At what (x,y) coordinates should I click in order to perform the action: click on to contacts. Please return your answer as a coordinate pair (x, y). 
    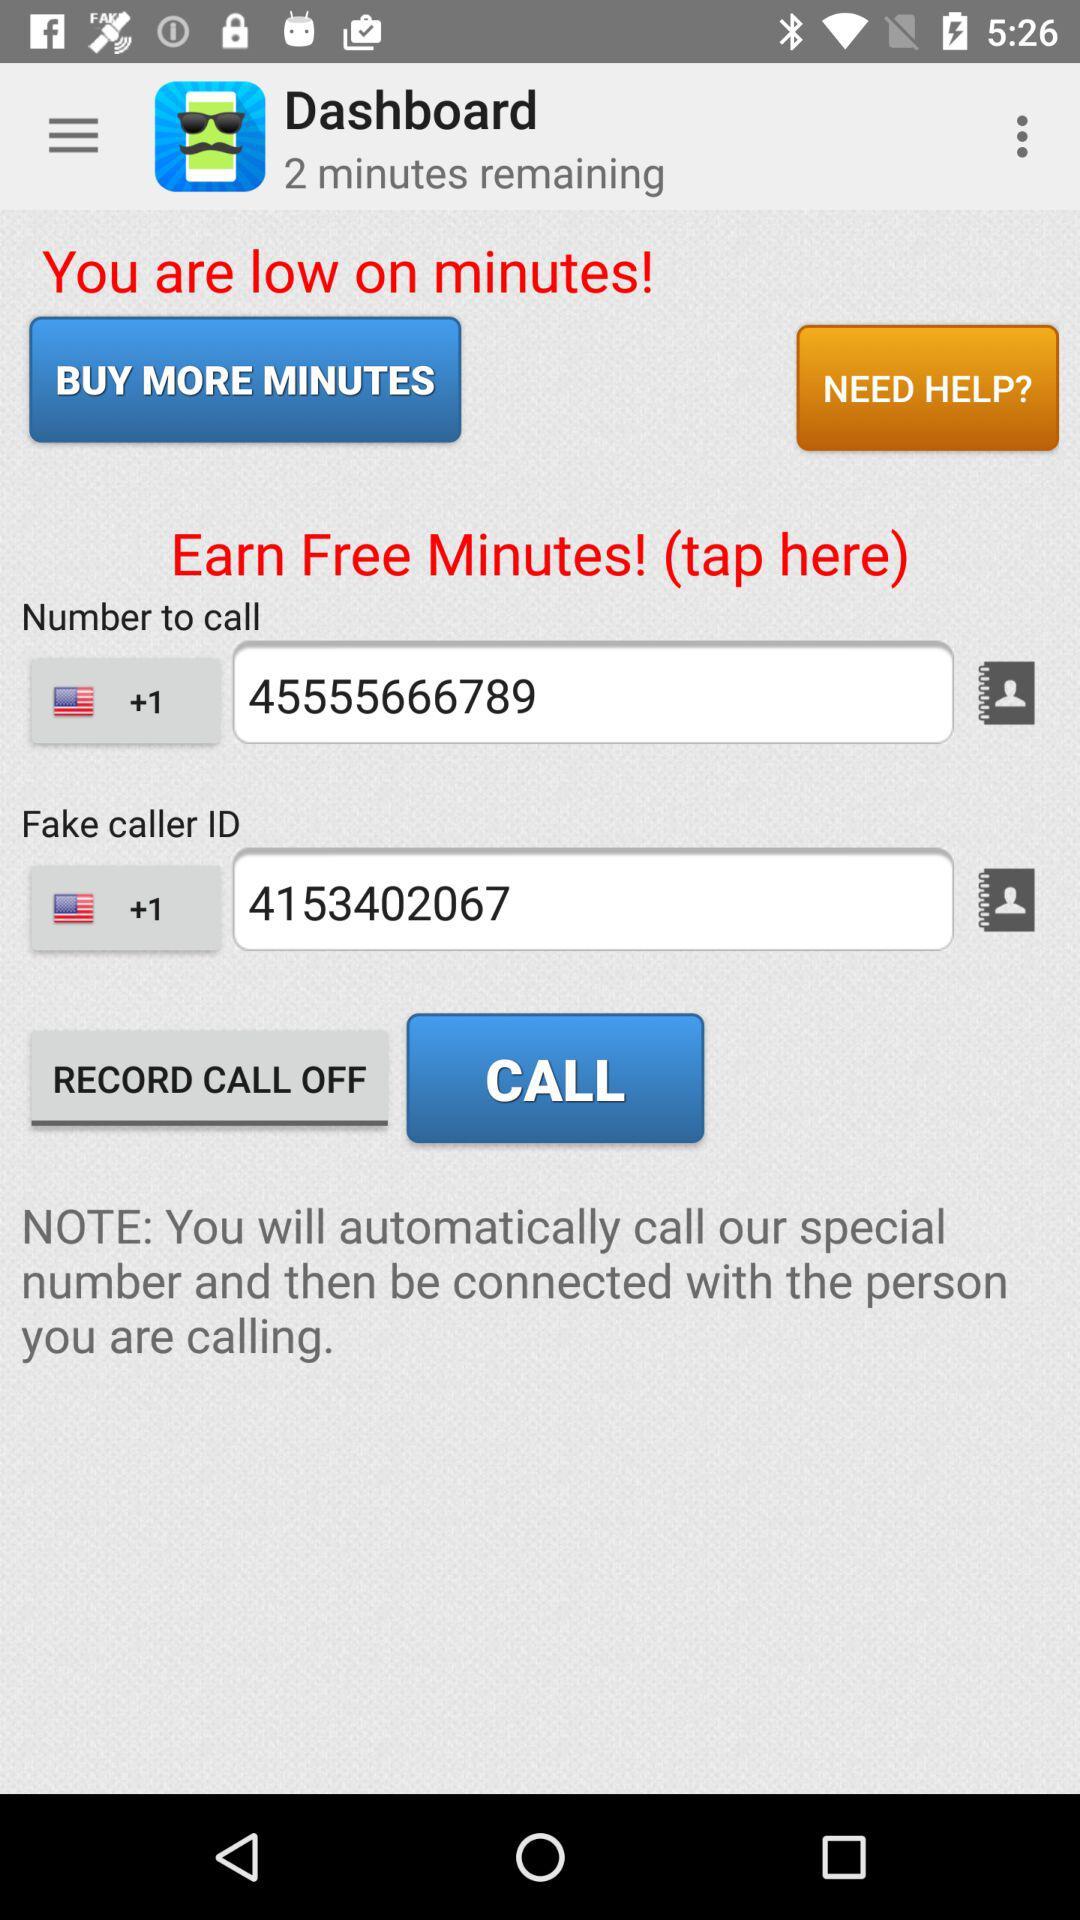
    Looking at the image, I should click on (1006, 692).